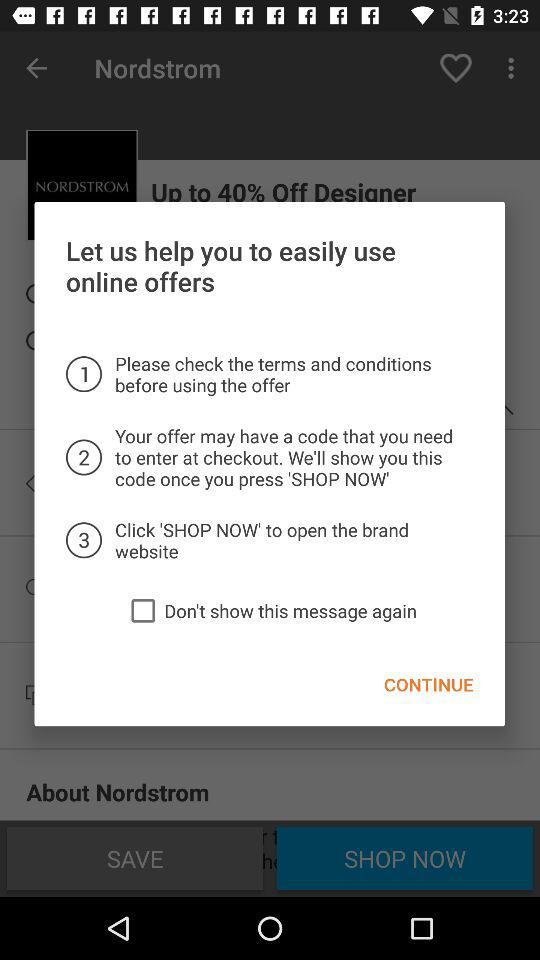  What do you see at coordinates (142, 609) in the screenshot?
I see `agreement button` at bounding box center [142, 609].